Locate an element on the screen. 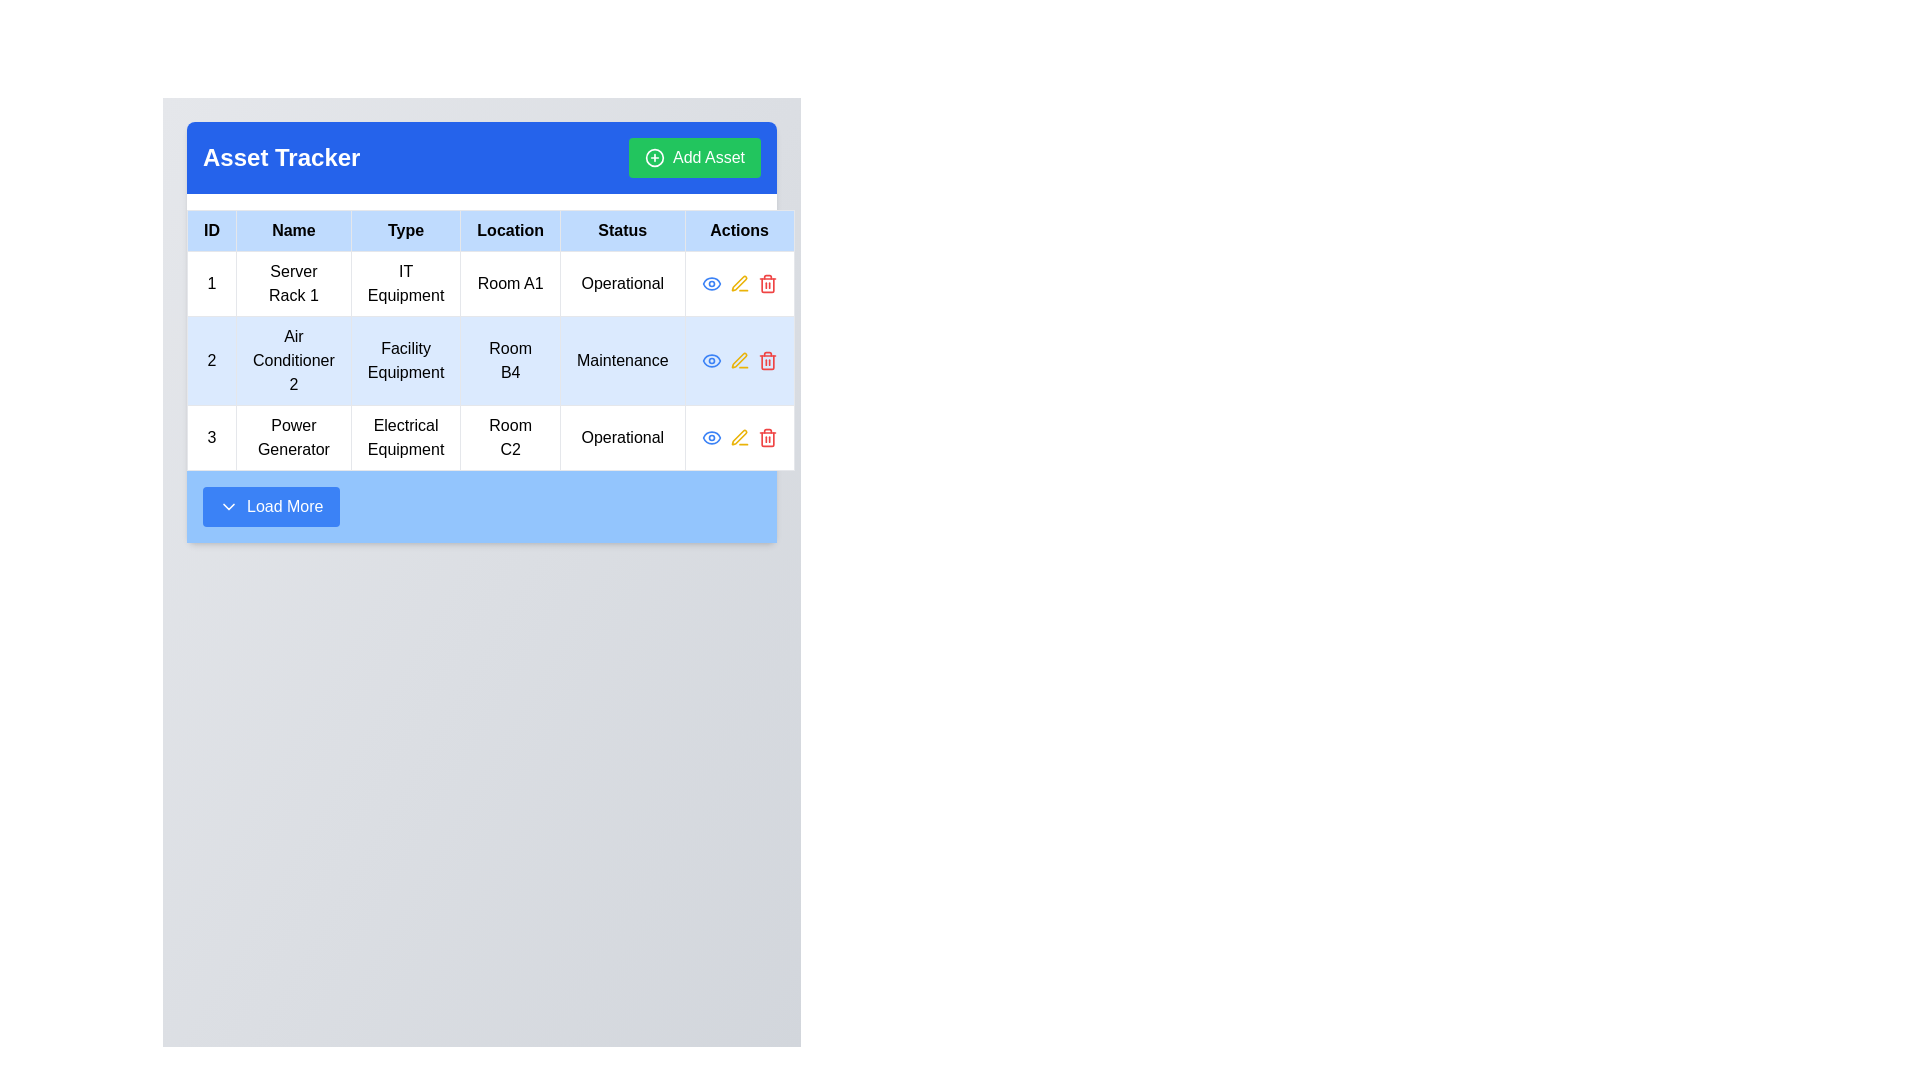 This screenshot has width=1920, height=1080. text displayed in the text field of the second column (labeled 'Name') in the first row of the table, which corresponds to the asset 'Server Rack 1' is located at coordinates (292, 284).